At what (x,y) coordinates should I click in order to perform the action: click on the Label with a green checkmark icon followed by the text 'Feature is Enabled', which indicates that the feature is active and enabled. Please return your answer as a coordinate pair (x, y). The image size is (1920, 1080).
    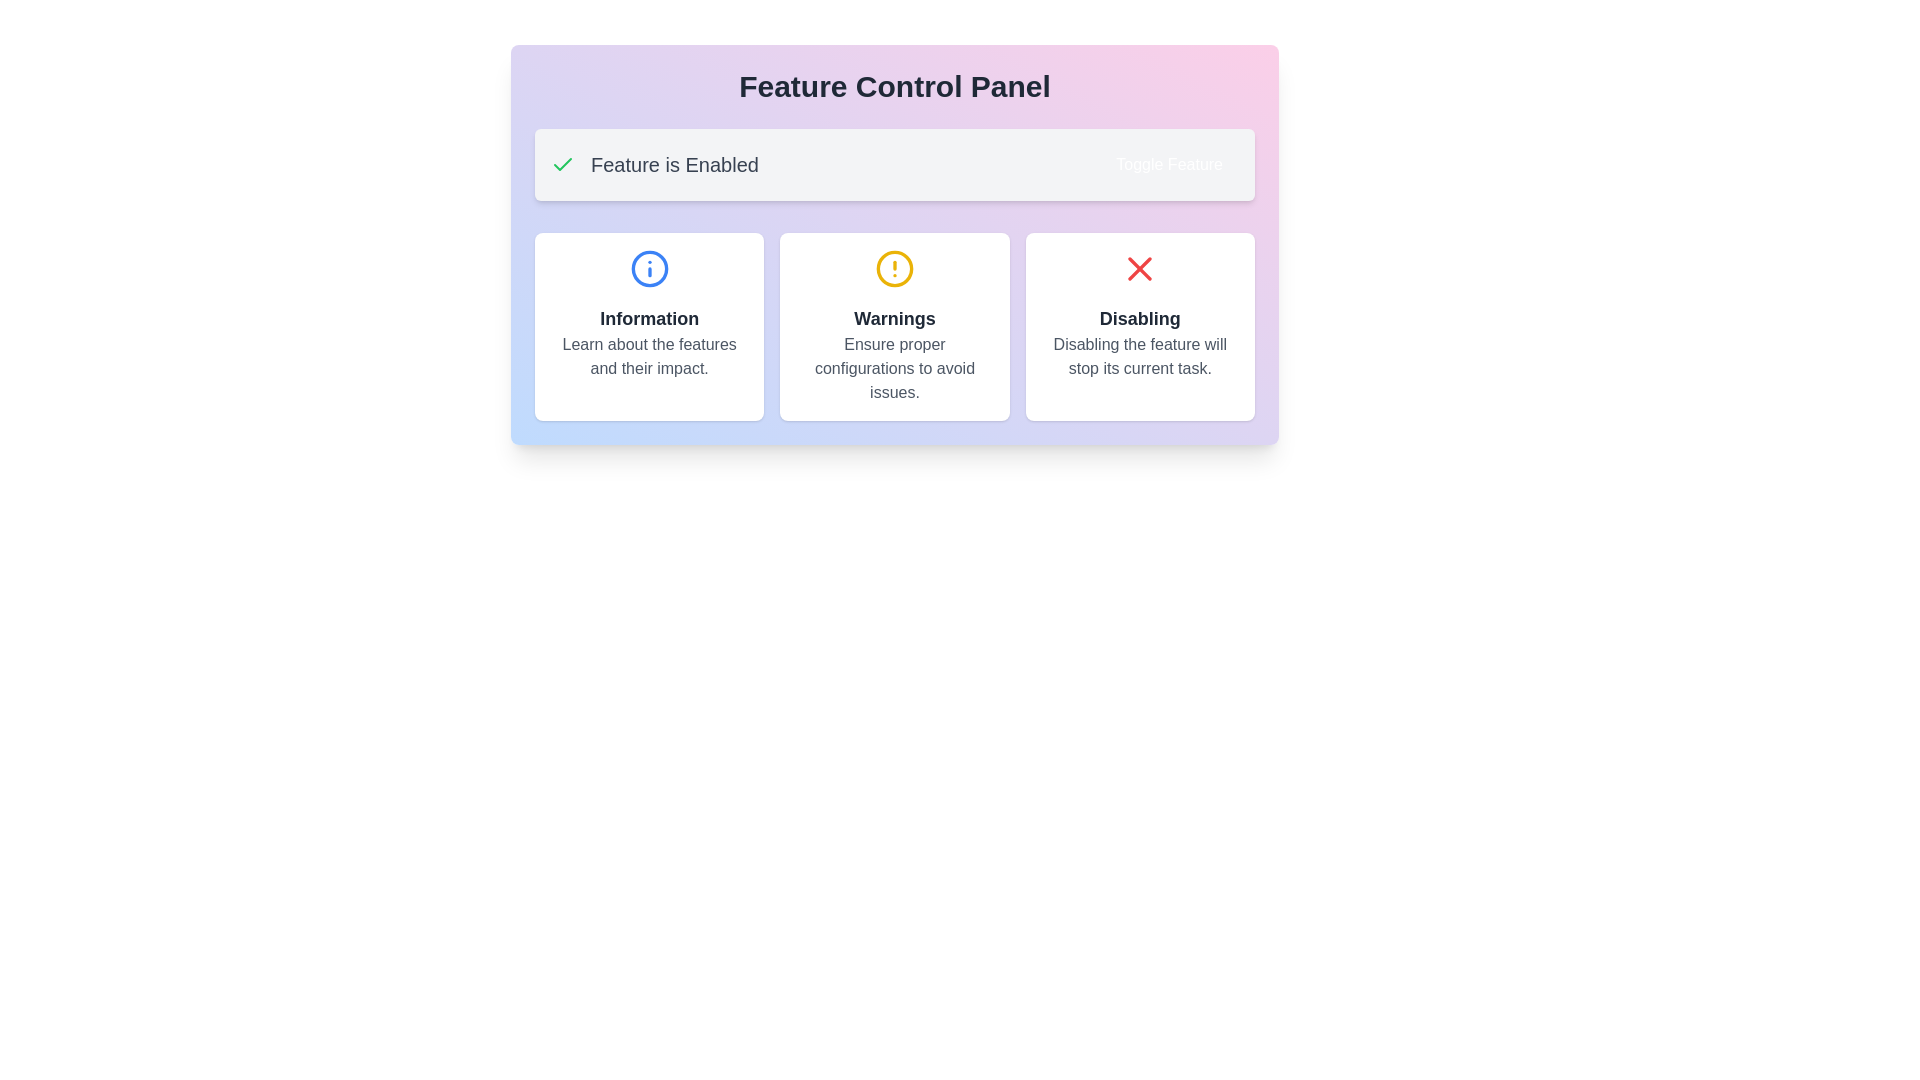
    Looking at the image, I should click on (654, 164).